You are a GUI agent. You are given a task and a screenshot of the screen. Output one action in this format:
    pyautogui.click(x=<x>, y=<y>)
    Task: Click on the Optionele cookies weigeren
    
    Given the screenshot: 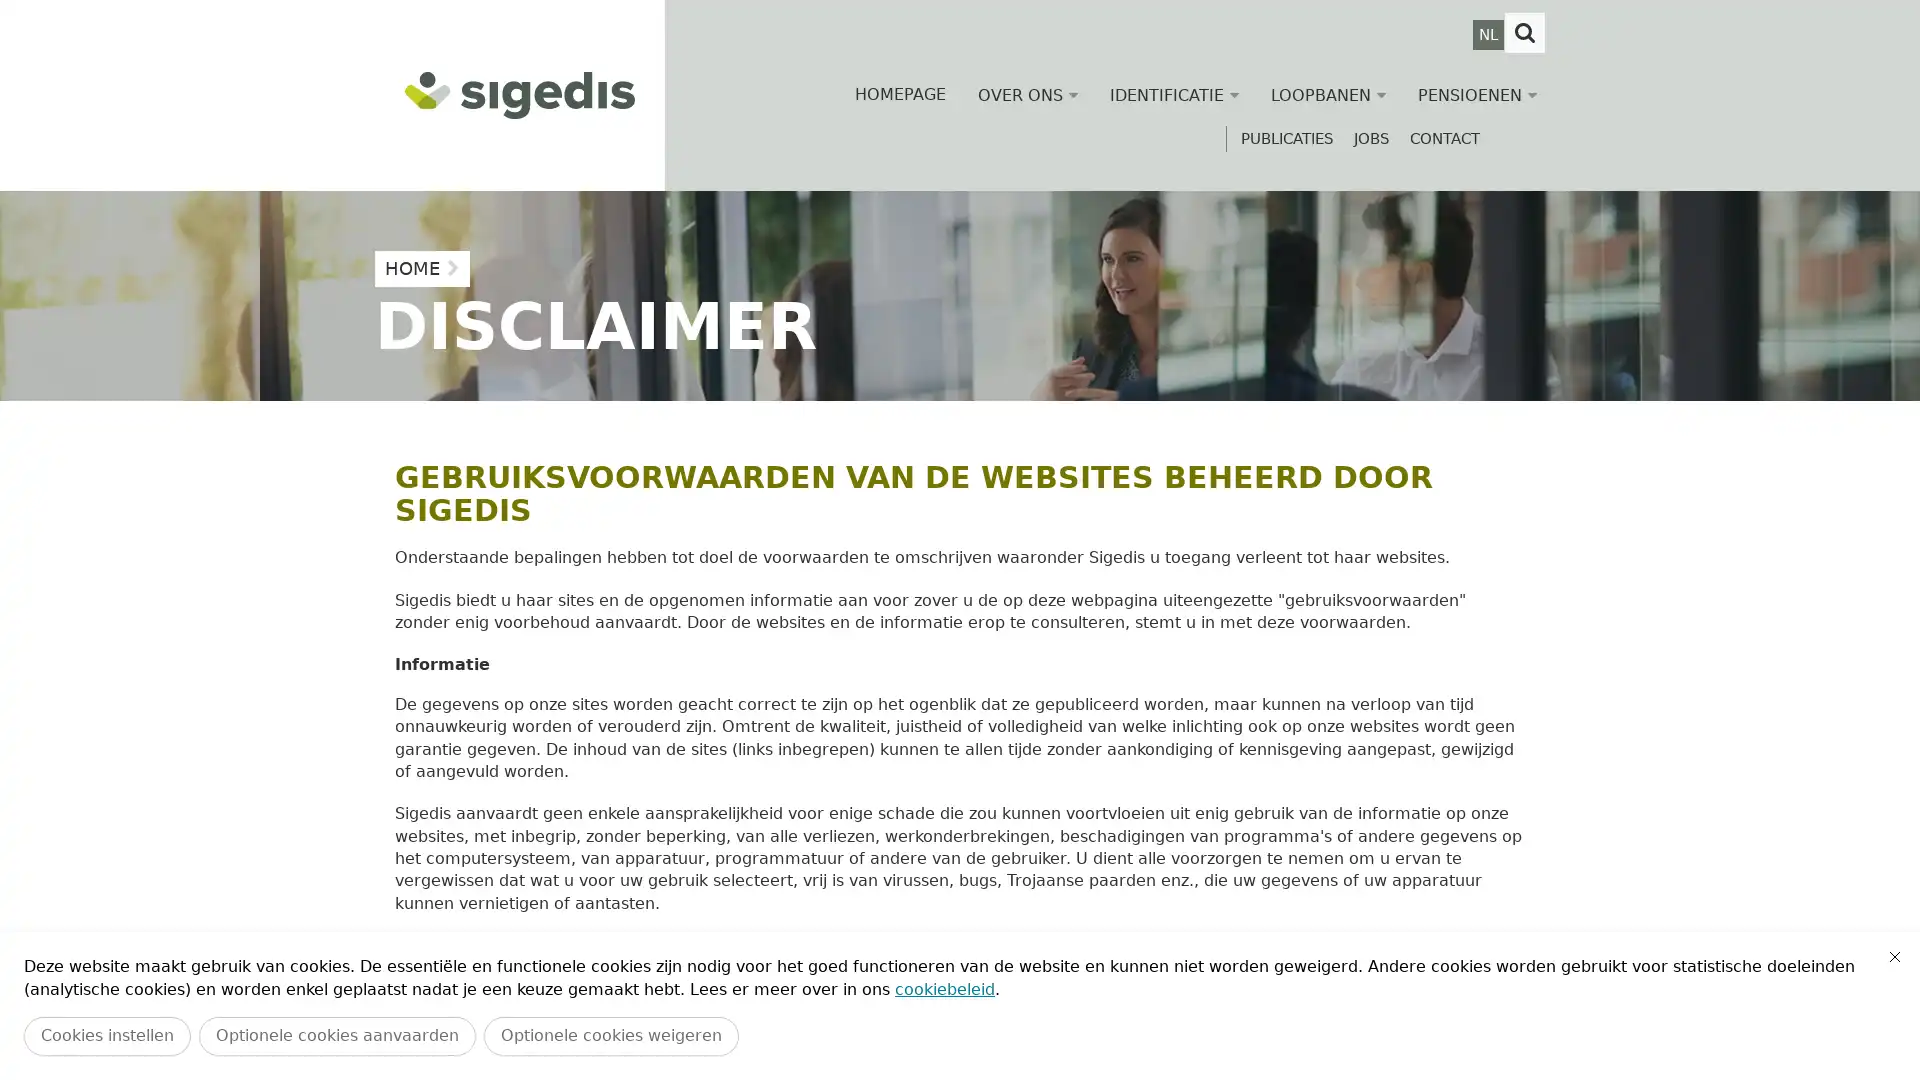 What is the action you would take?
    pyautogui.click(x=610, y=1035)
    